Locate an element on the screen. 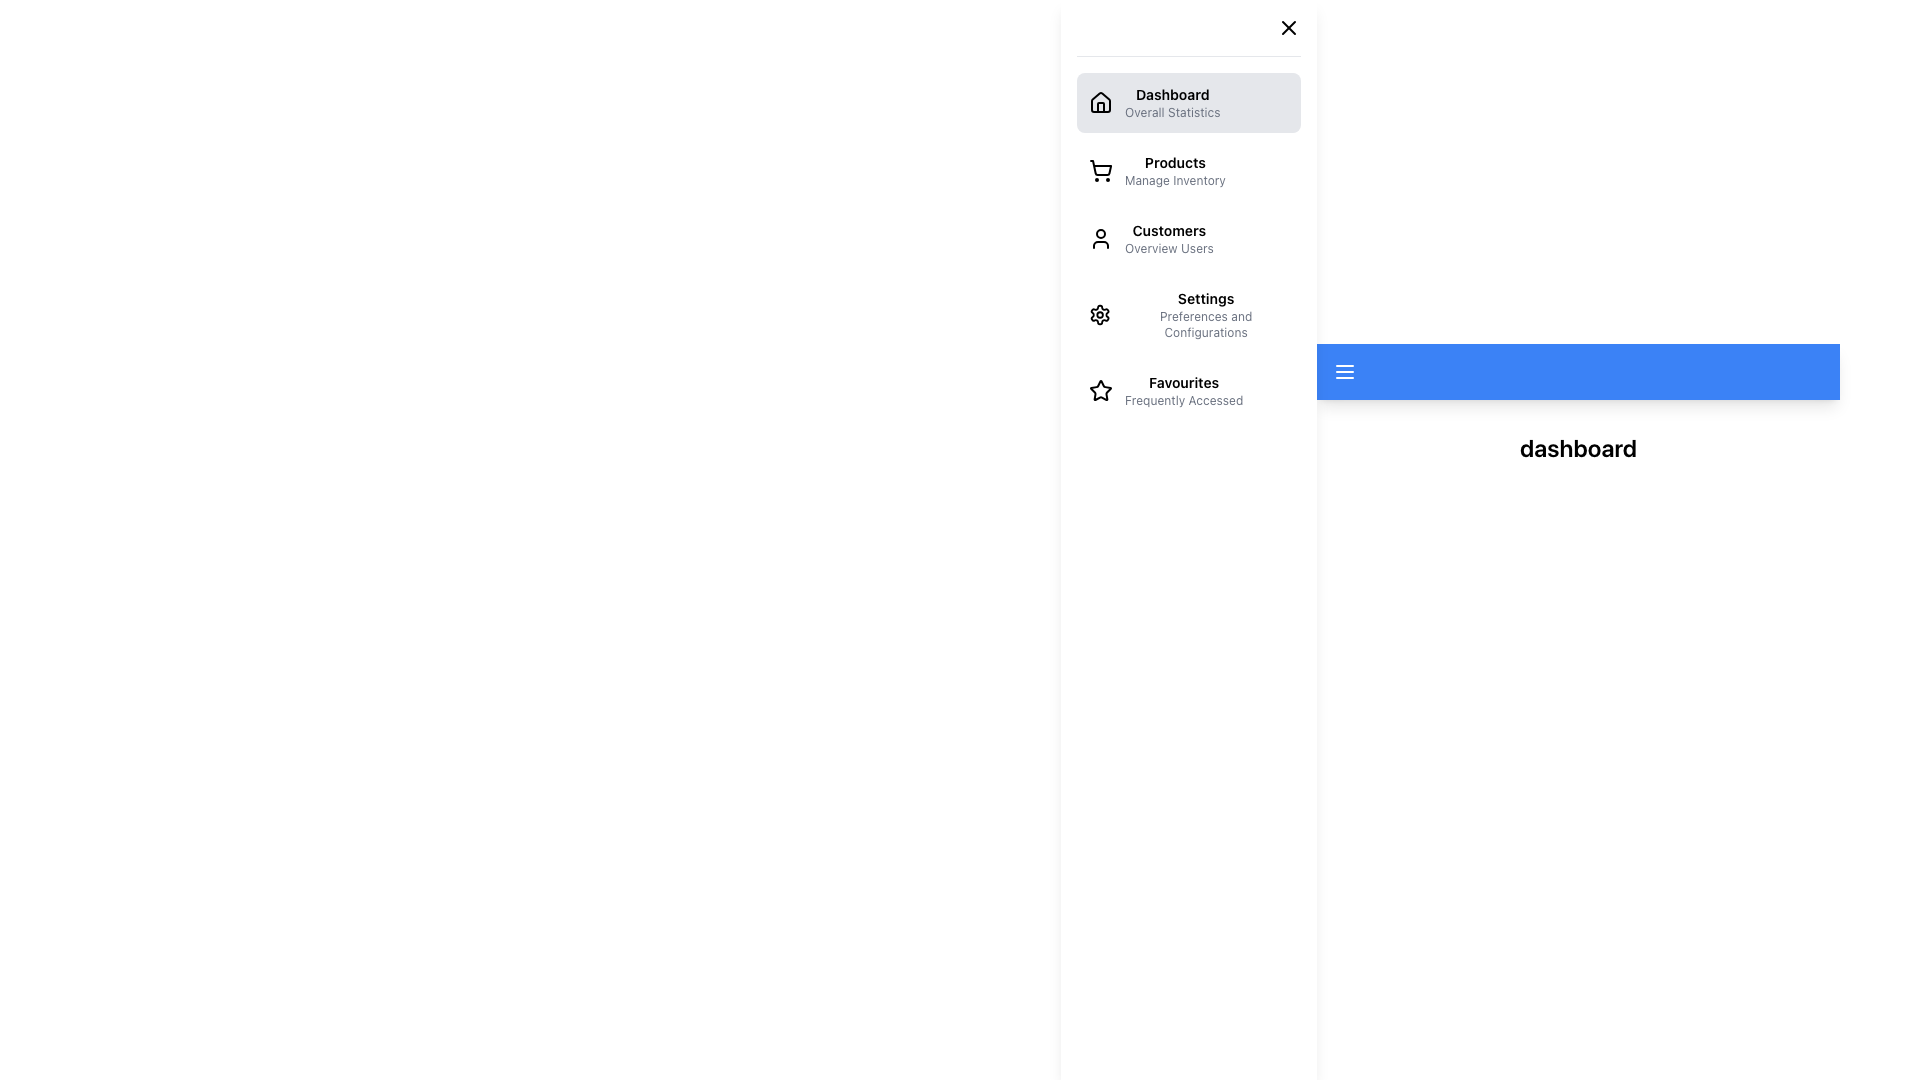 The width and height of the screenshot is (1920, 1080). the second option in the left-side drawer navigation menu, which is the 'Manage Inventory' section is located at coordinates (1189, 169).